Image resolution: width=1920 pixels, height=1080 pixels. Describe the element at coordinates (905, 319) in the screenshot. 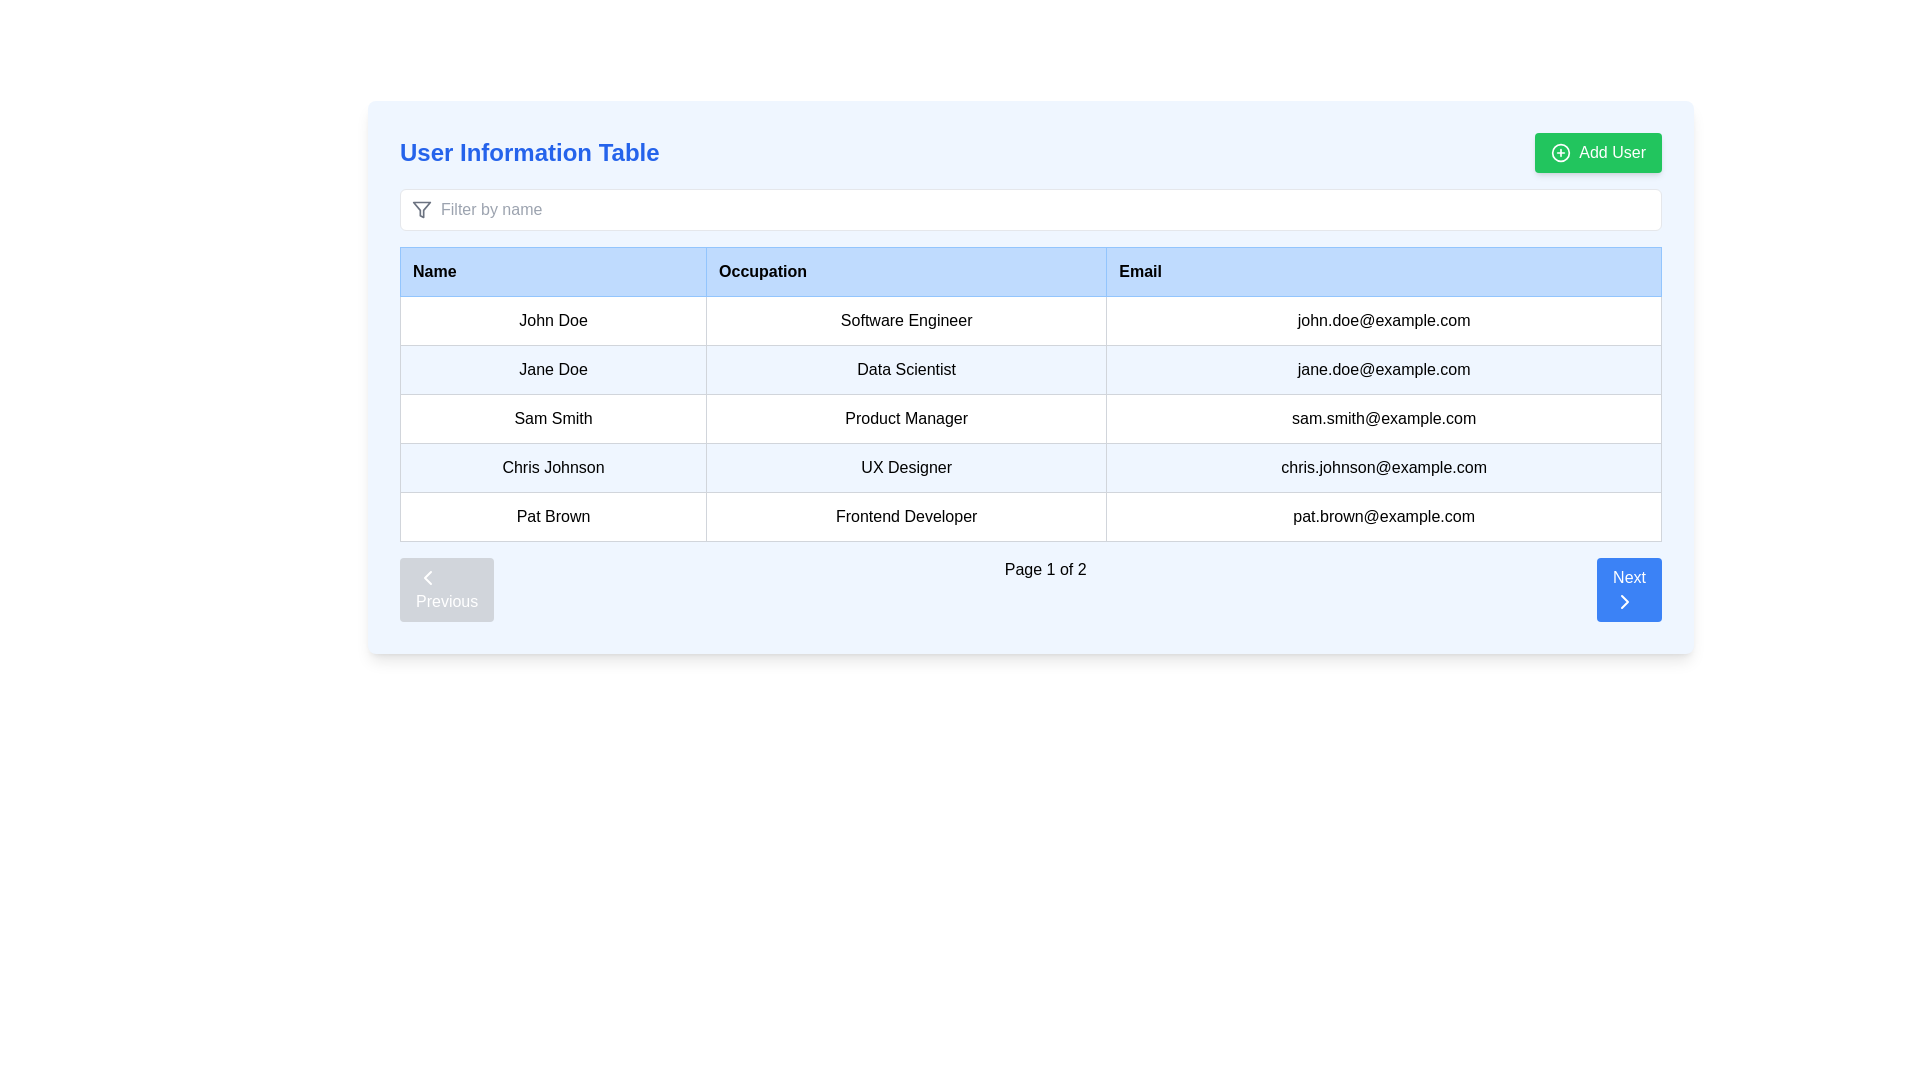

I see `the text label displaying 'Software Engineer' located in the second column of the first row of the table under the 'Occupation' header` at that location.